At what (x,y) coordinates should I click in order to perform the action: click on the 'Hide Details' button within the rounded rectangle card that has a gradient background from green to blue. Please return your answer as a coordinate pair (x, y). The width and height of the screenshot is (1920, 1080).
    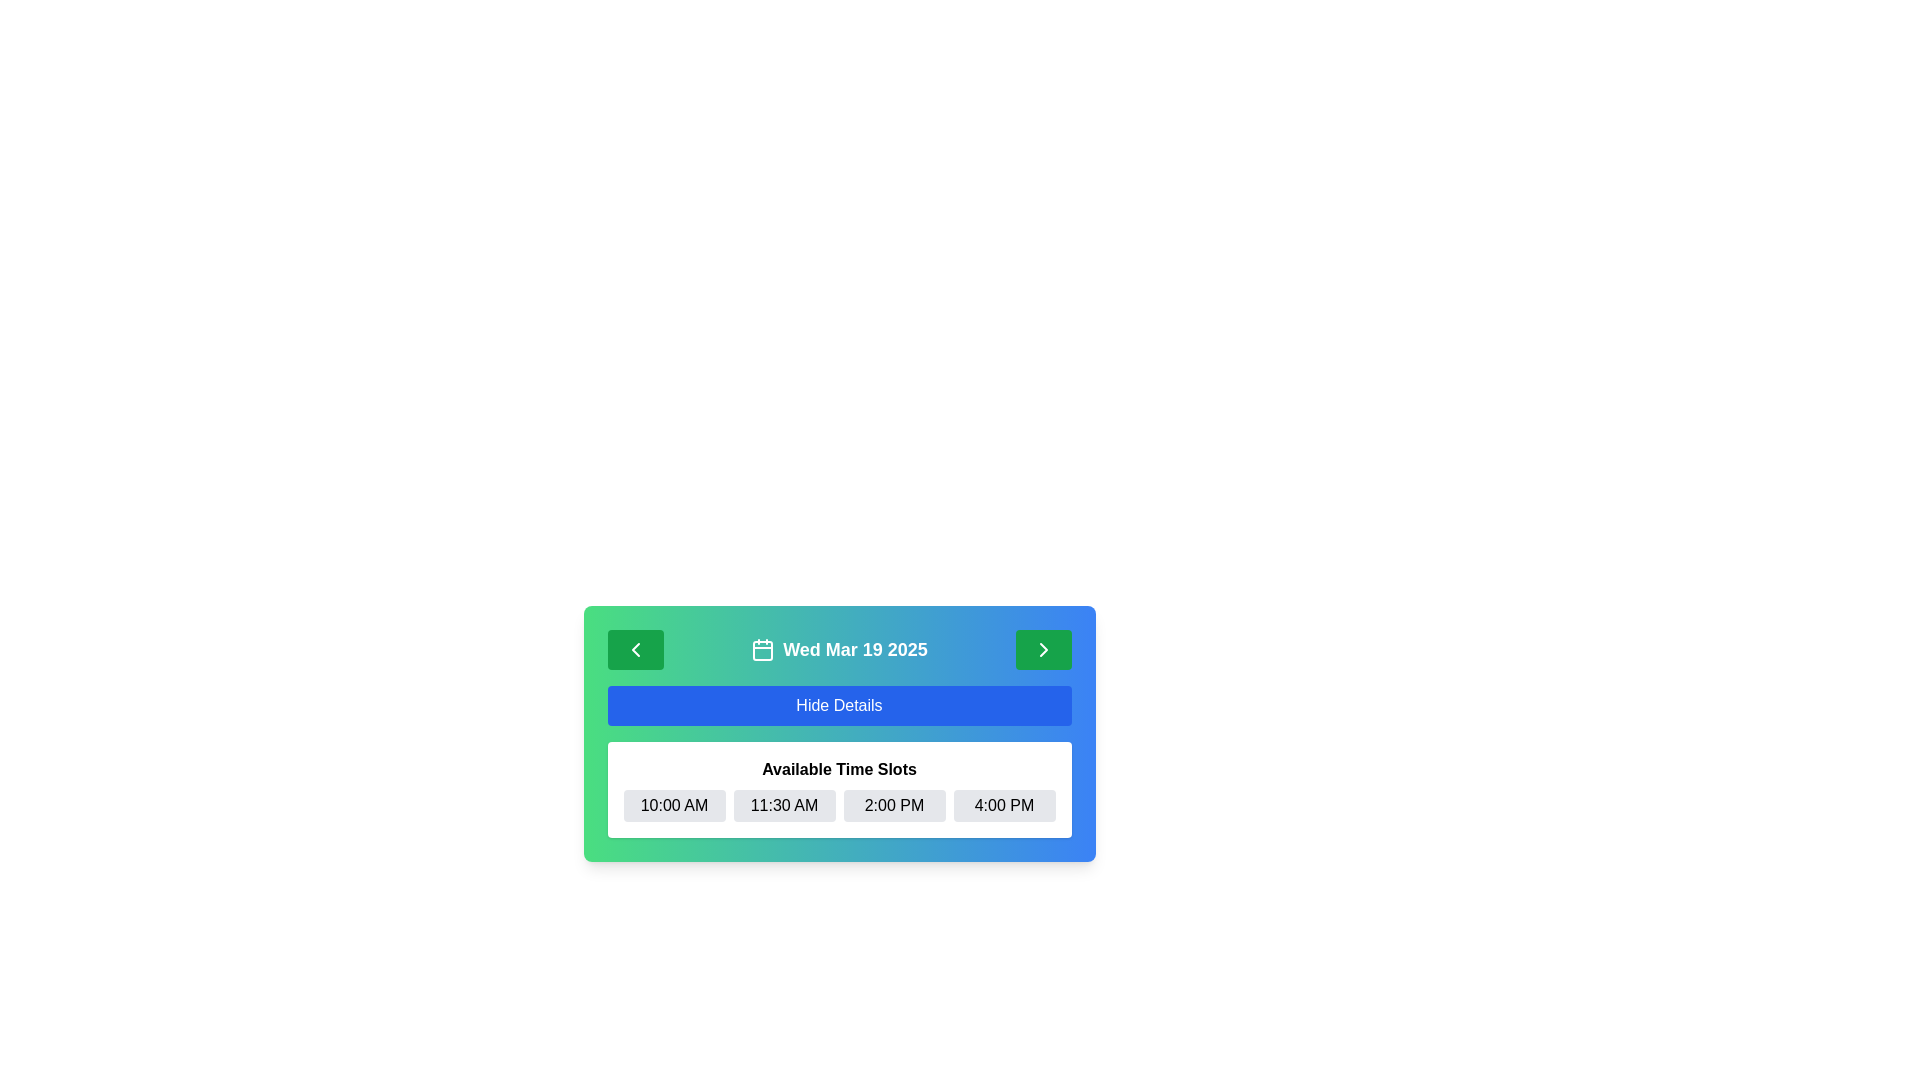
    Looking at the image, I should click on (839, 733).